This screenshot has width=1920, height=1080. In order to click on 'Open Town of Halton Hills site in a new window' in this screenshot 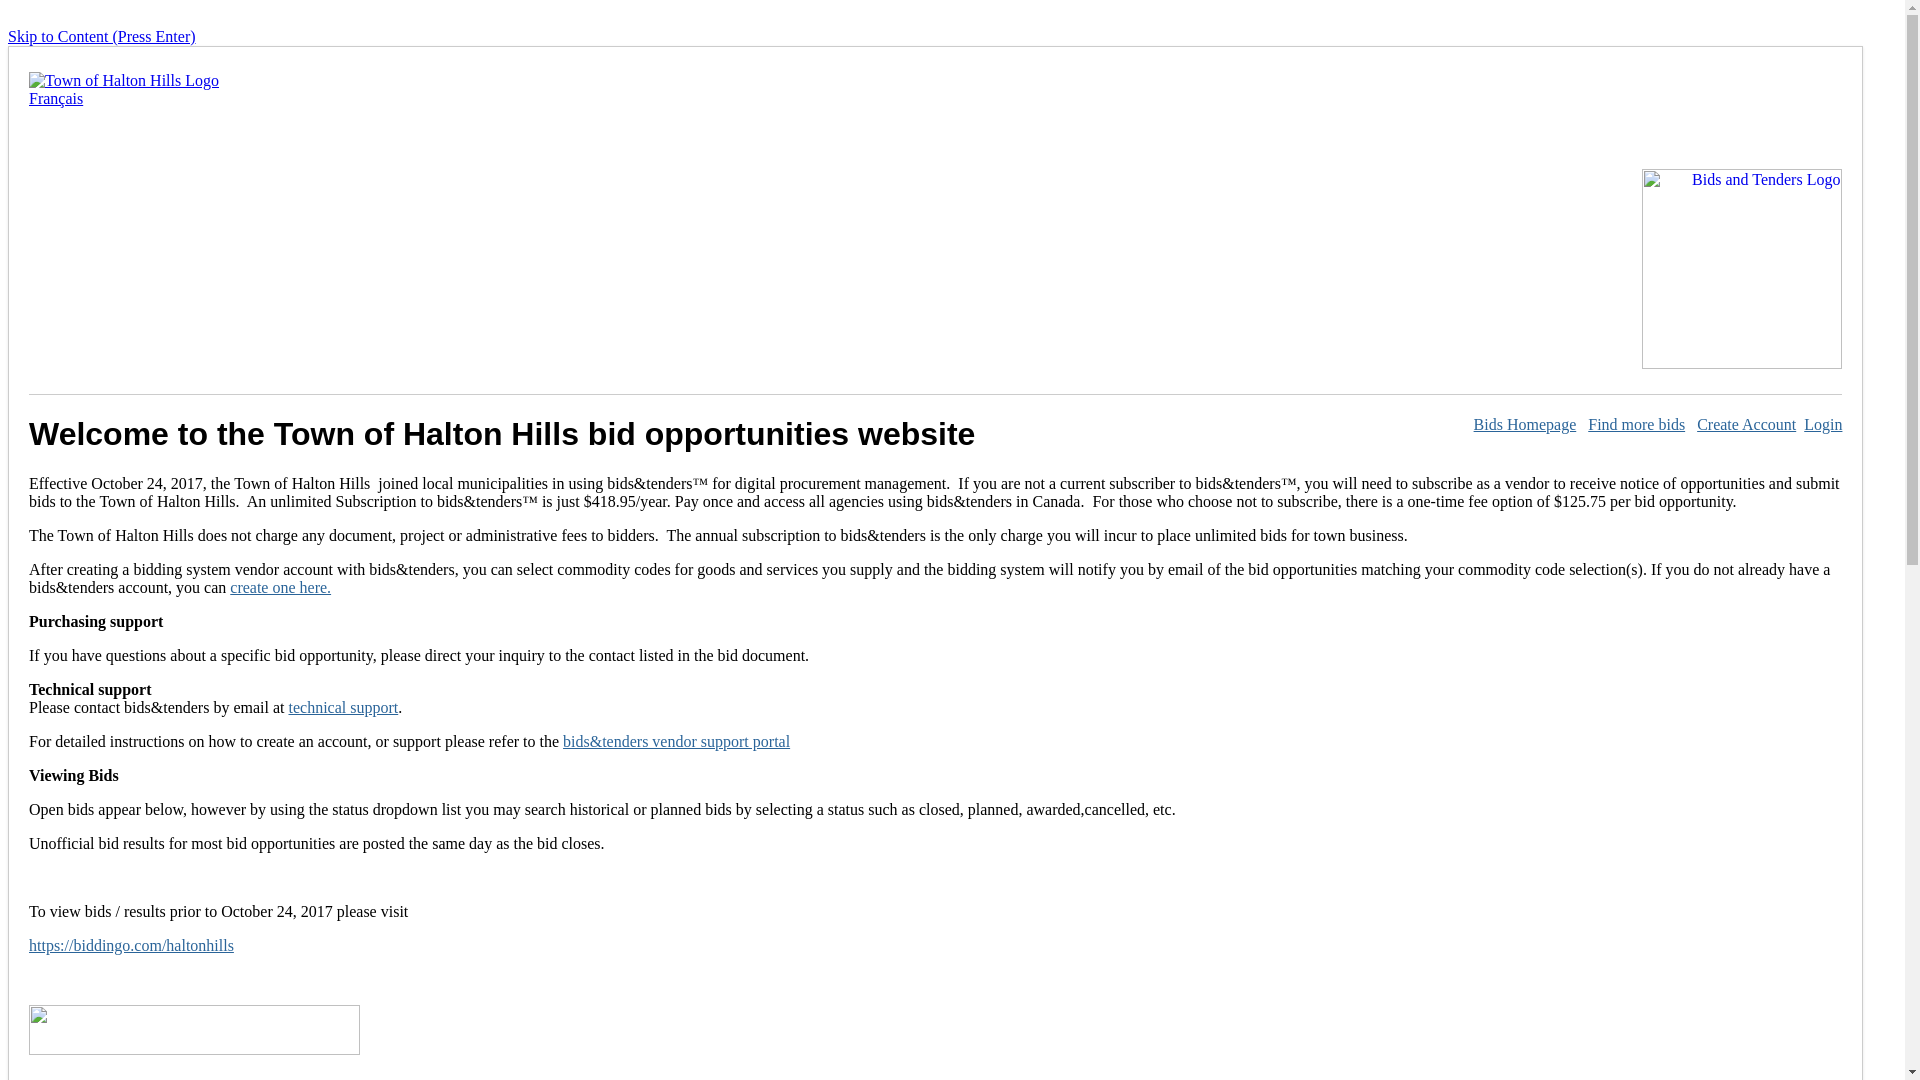, I will do `click(123, 79)`.